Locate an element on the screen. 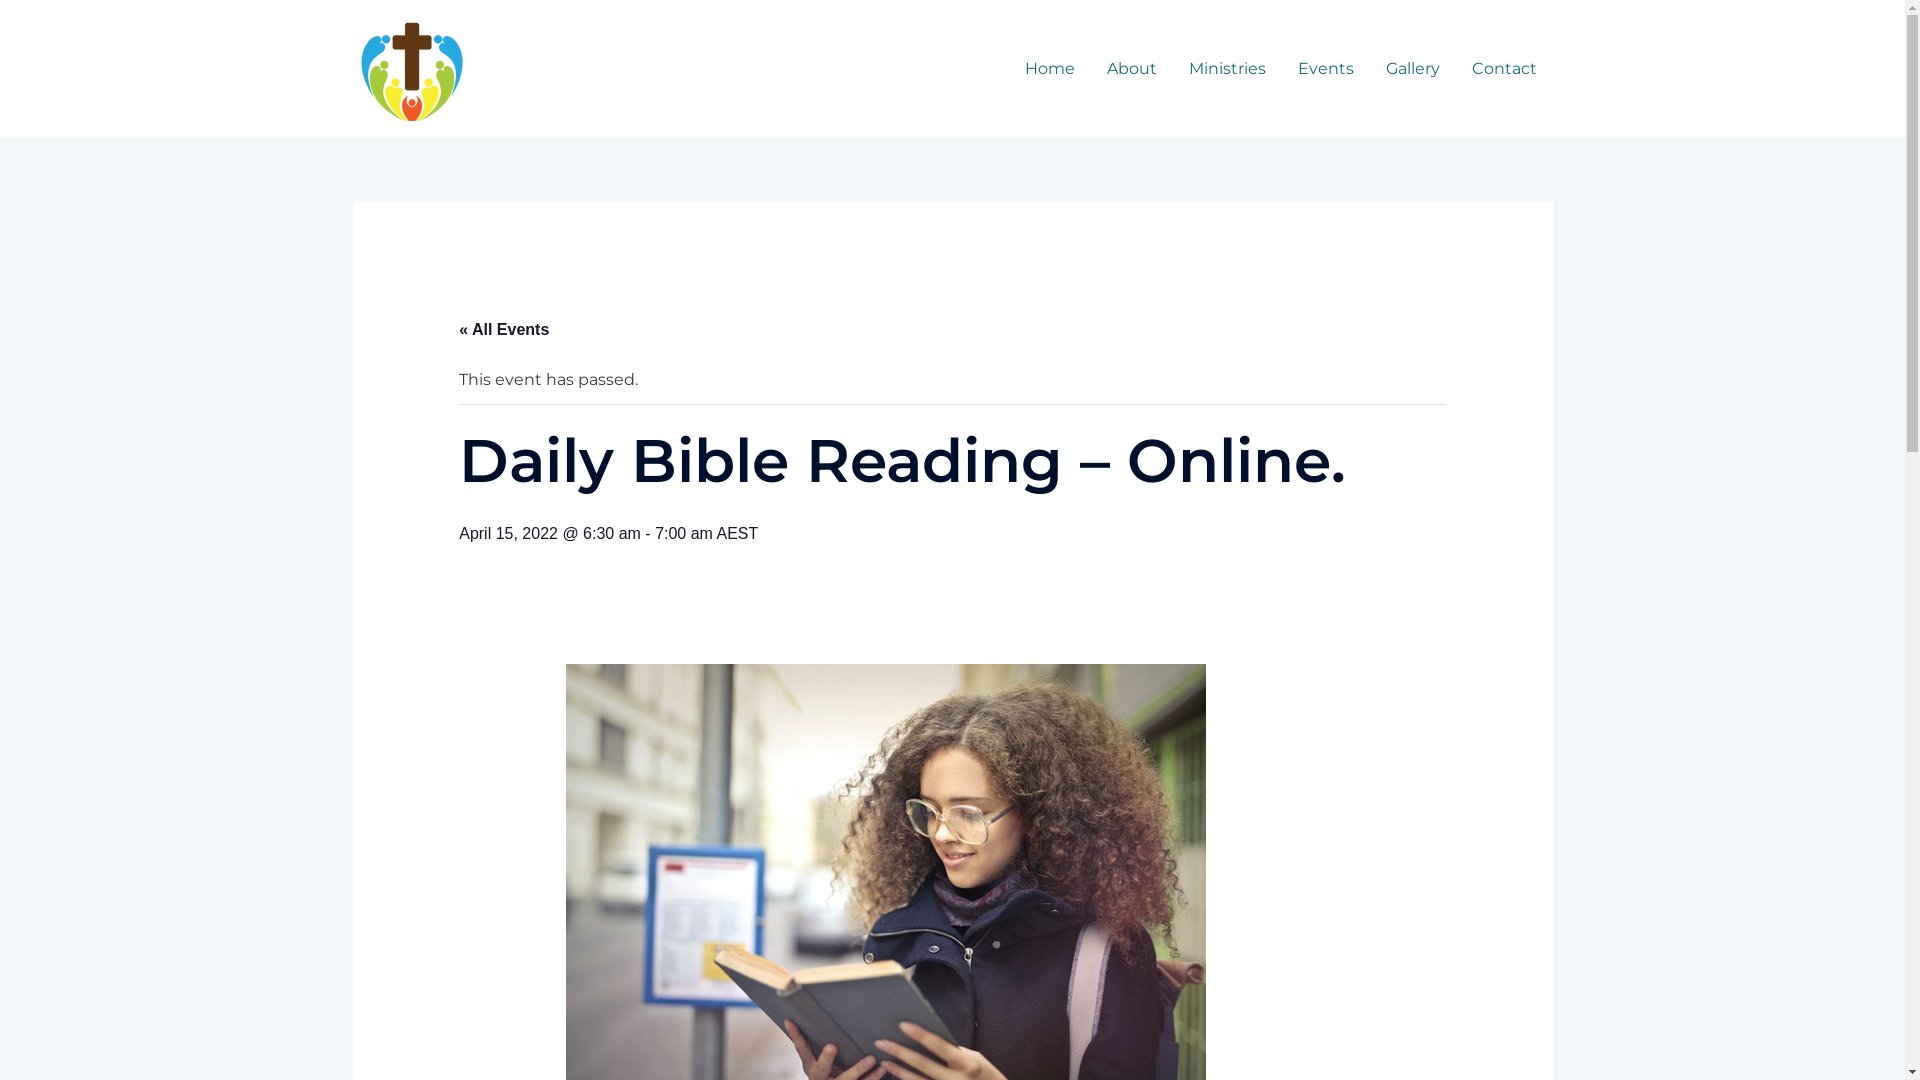 The image size is (1920, 1080). 'Home' is located at coordinates (1048, 68).